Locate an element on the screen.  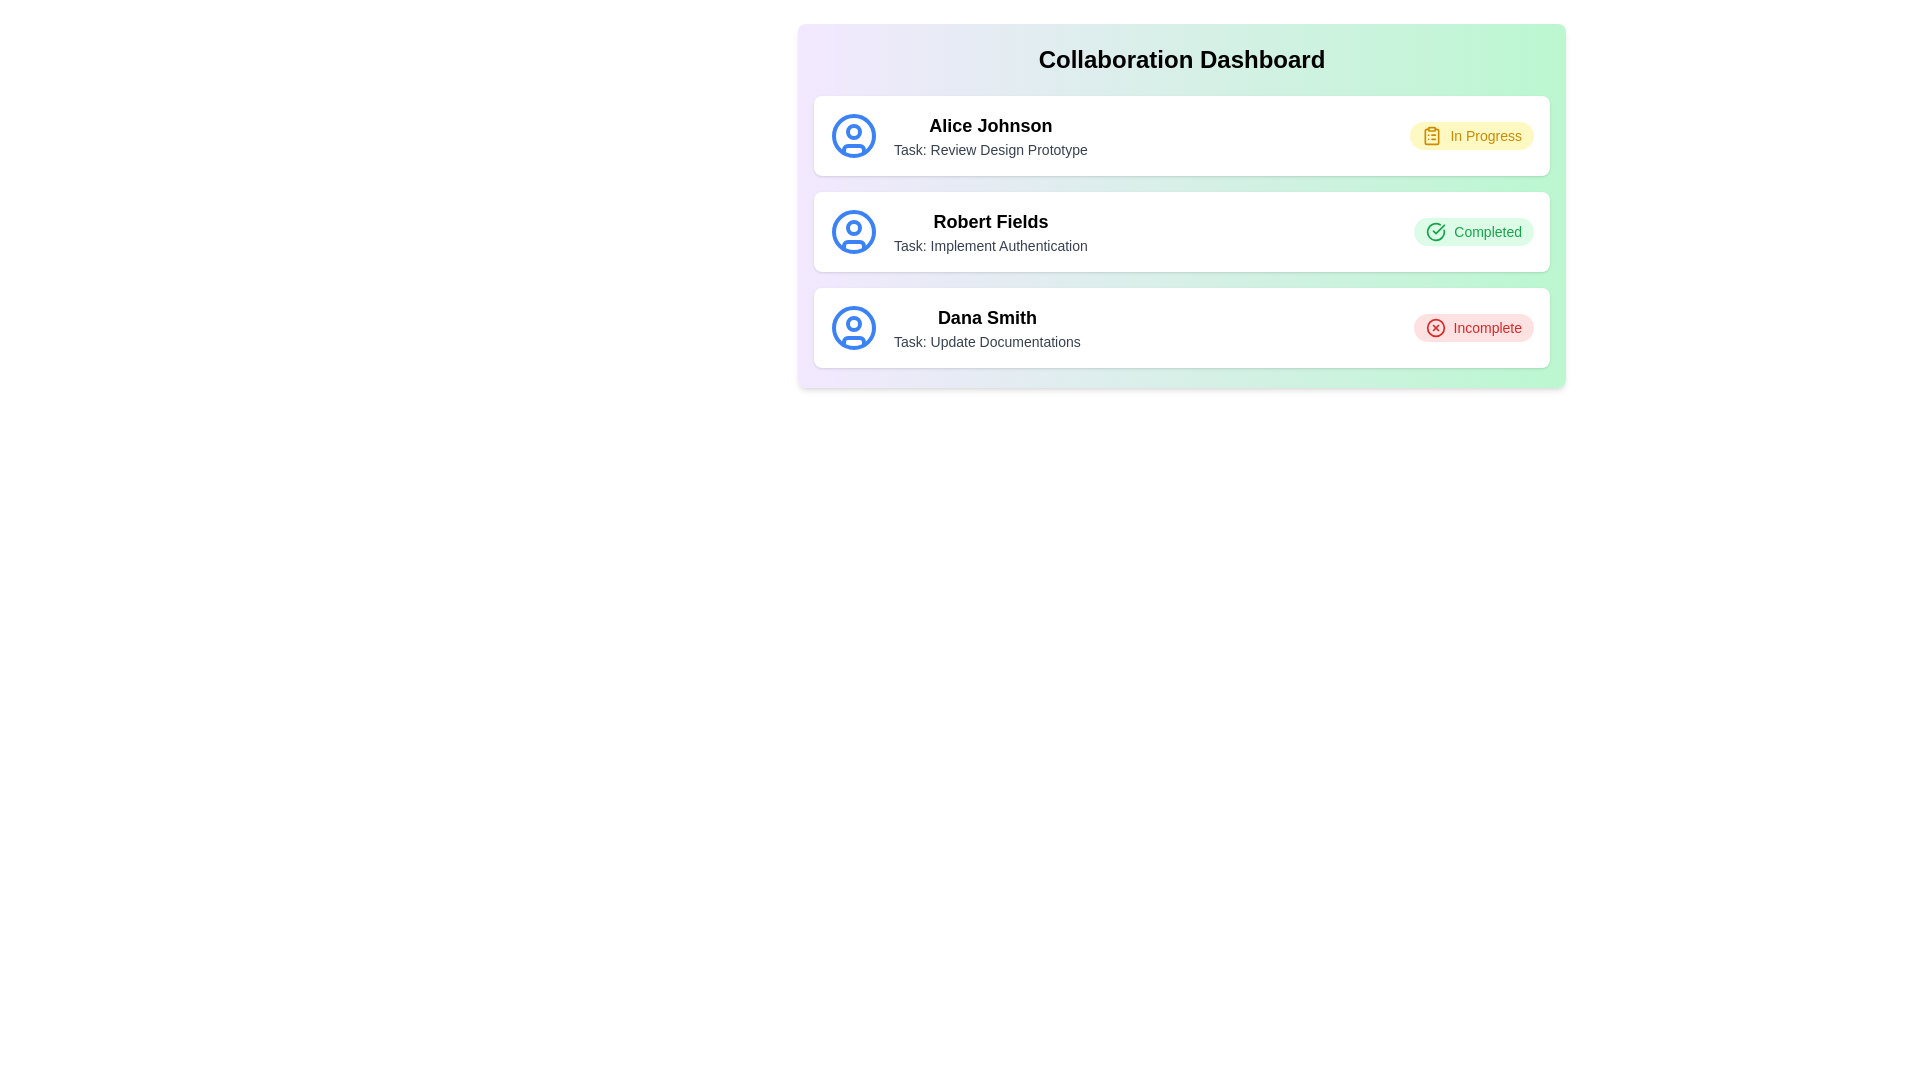
the task card for Robert Fields - Implement Authentication to view its details is located at coordinates (1181, 230).